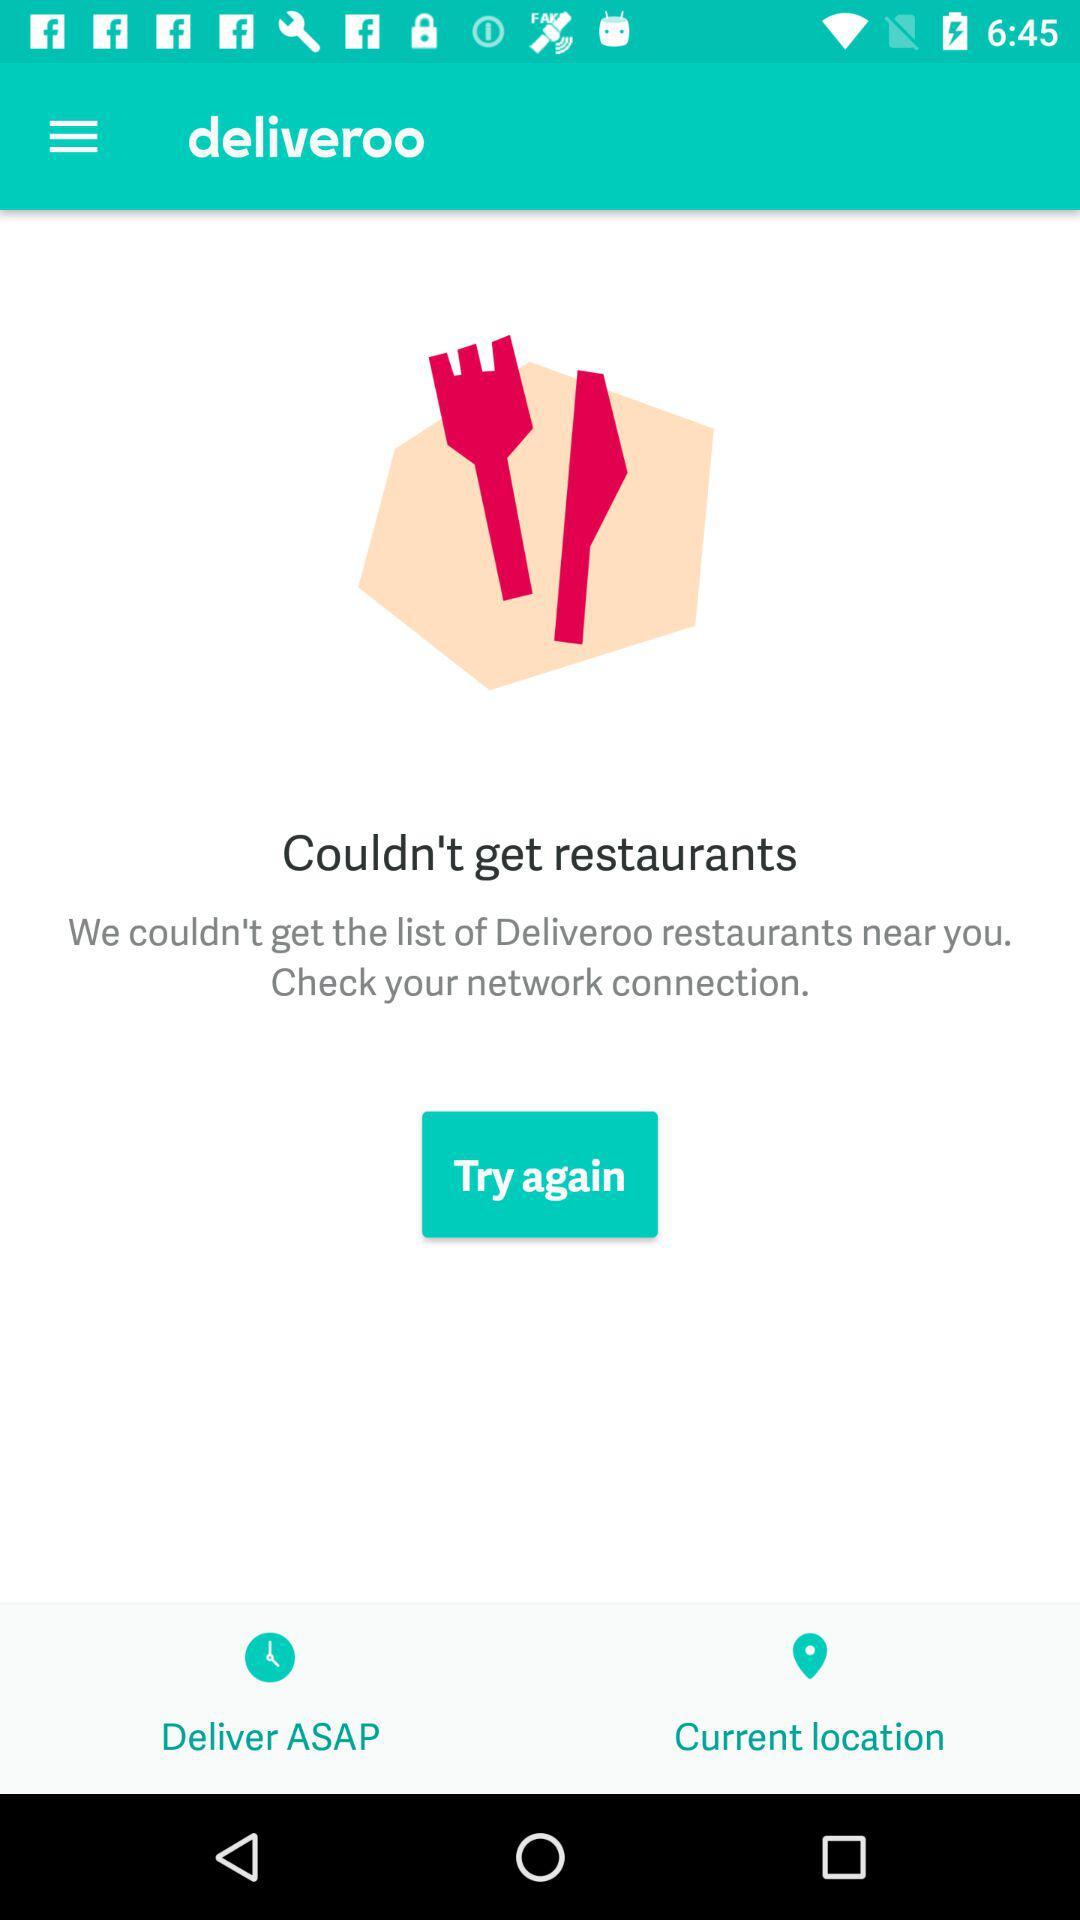 Image resolution: width=1080 pixels, height=1920 pixels. Describe the element at coordinates (540, 1174) in the screenshot. I see `try again icon` at that location.